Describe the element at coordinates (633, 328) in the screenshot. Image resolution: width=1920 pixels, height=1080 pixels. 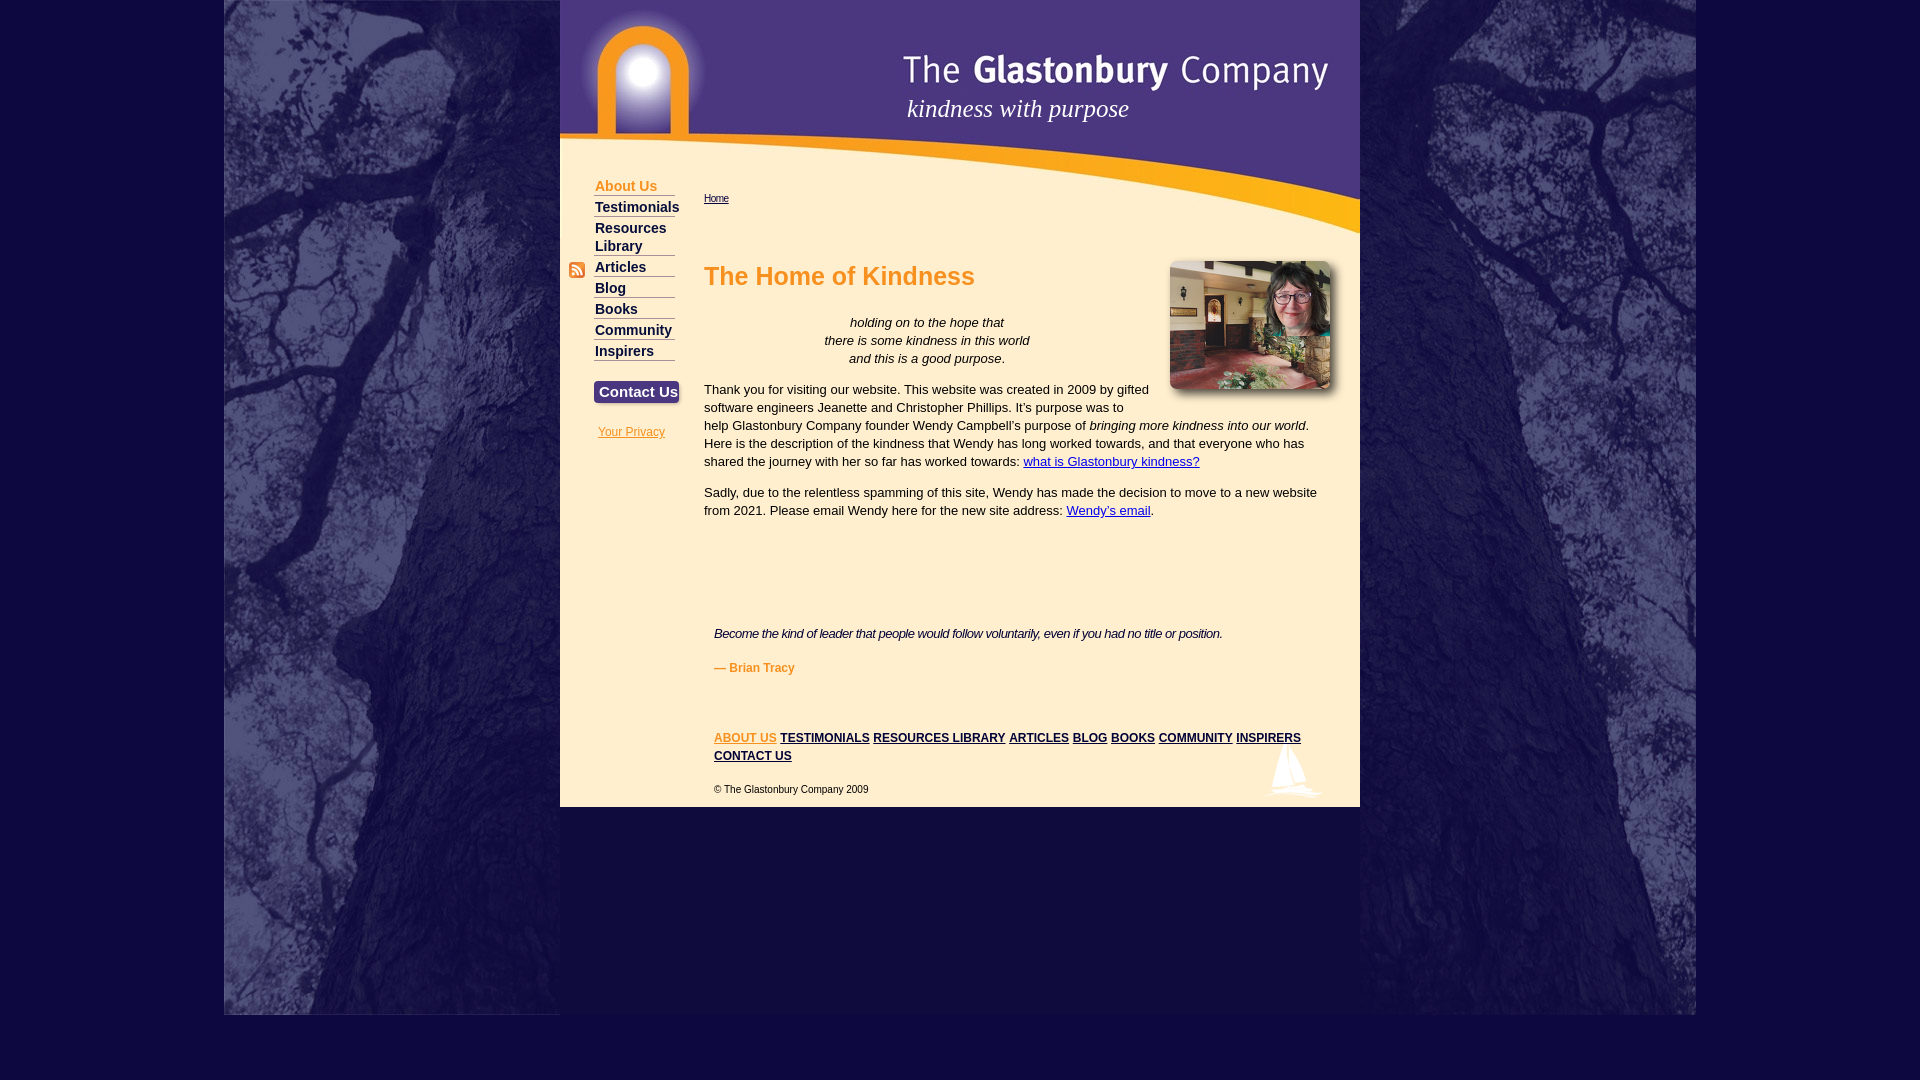
I see `'Community'` at that location.